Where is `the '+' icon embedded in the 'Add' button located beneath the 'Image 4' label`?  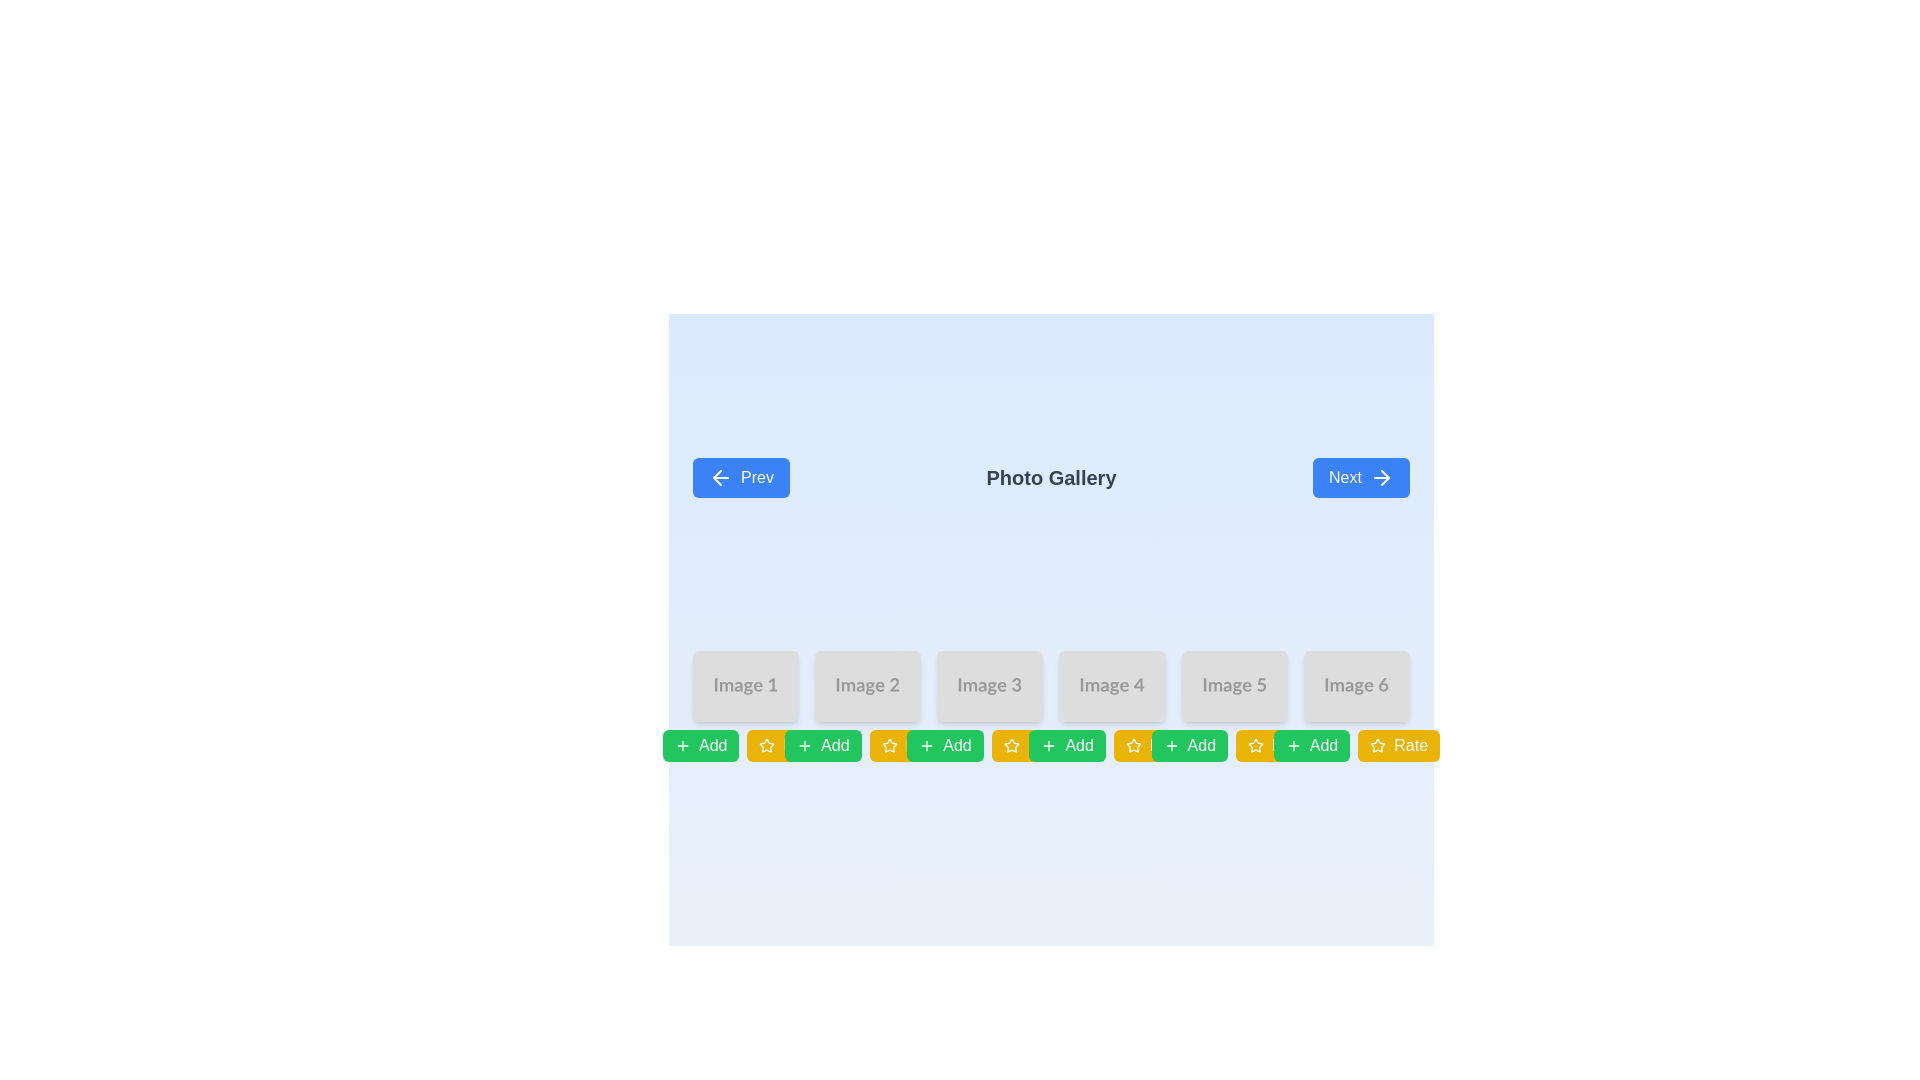
the '+' icon embedded in the 'Add' button located beneath the 'Image 4' label is located at coordinates (1048, 745).